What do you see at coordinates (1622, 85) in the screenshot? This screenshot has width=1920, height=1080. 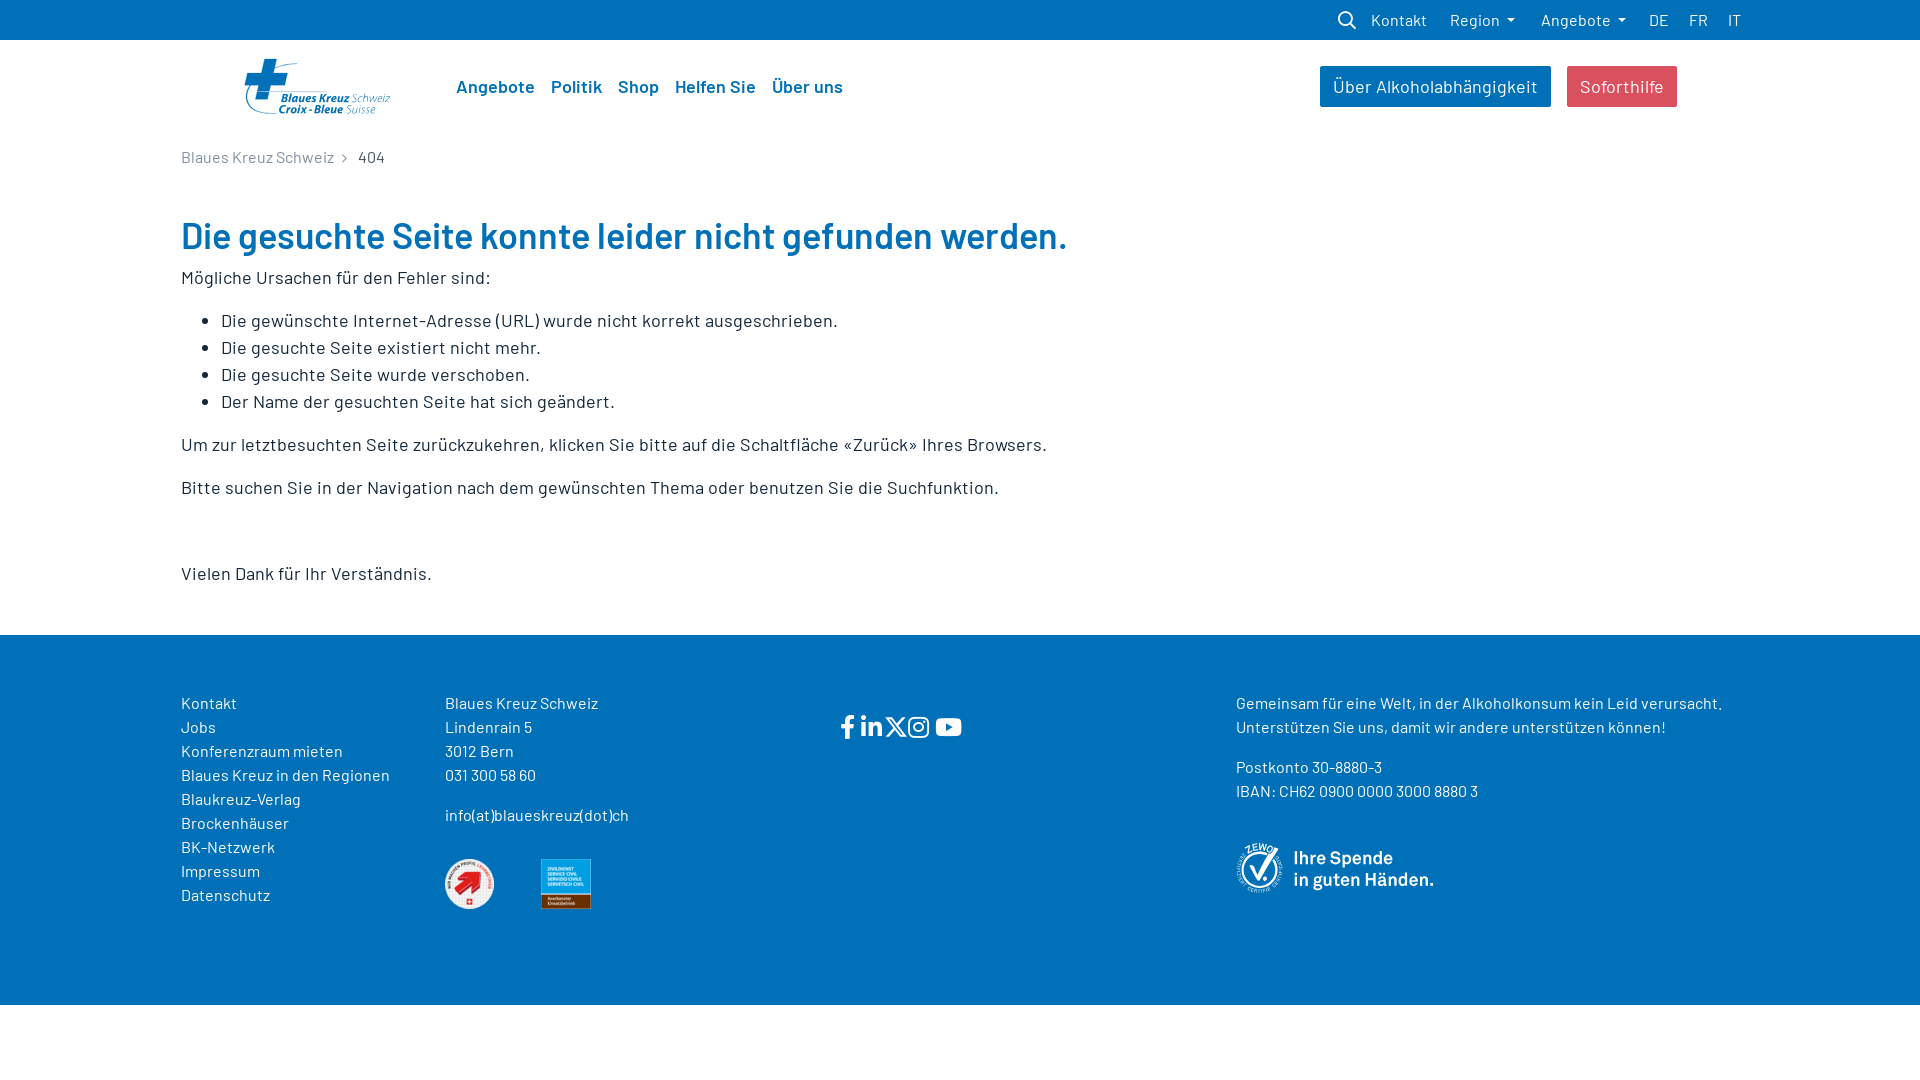 I see `'Soforthilfe'` at bounding box center [1622, 85].